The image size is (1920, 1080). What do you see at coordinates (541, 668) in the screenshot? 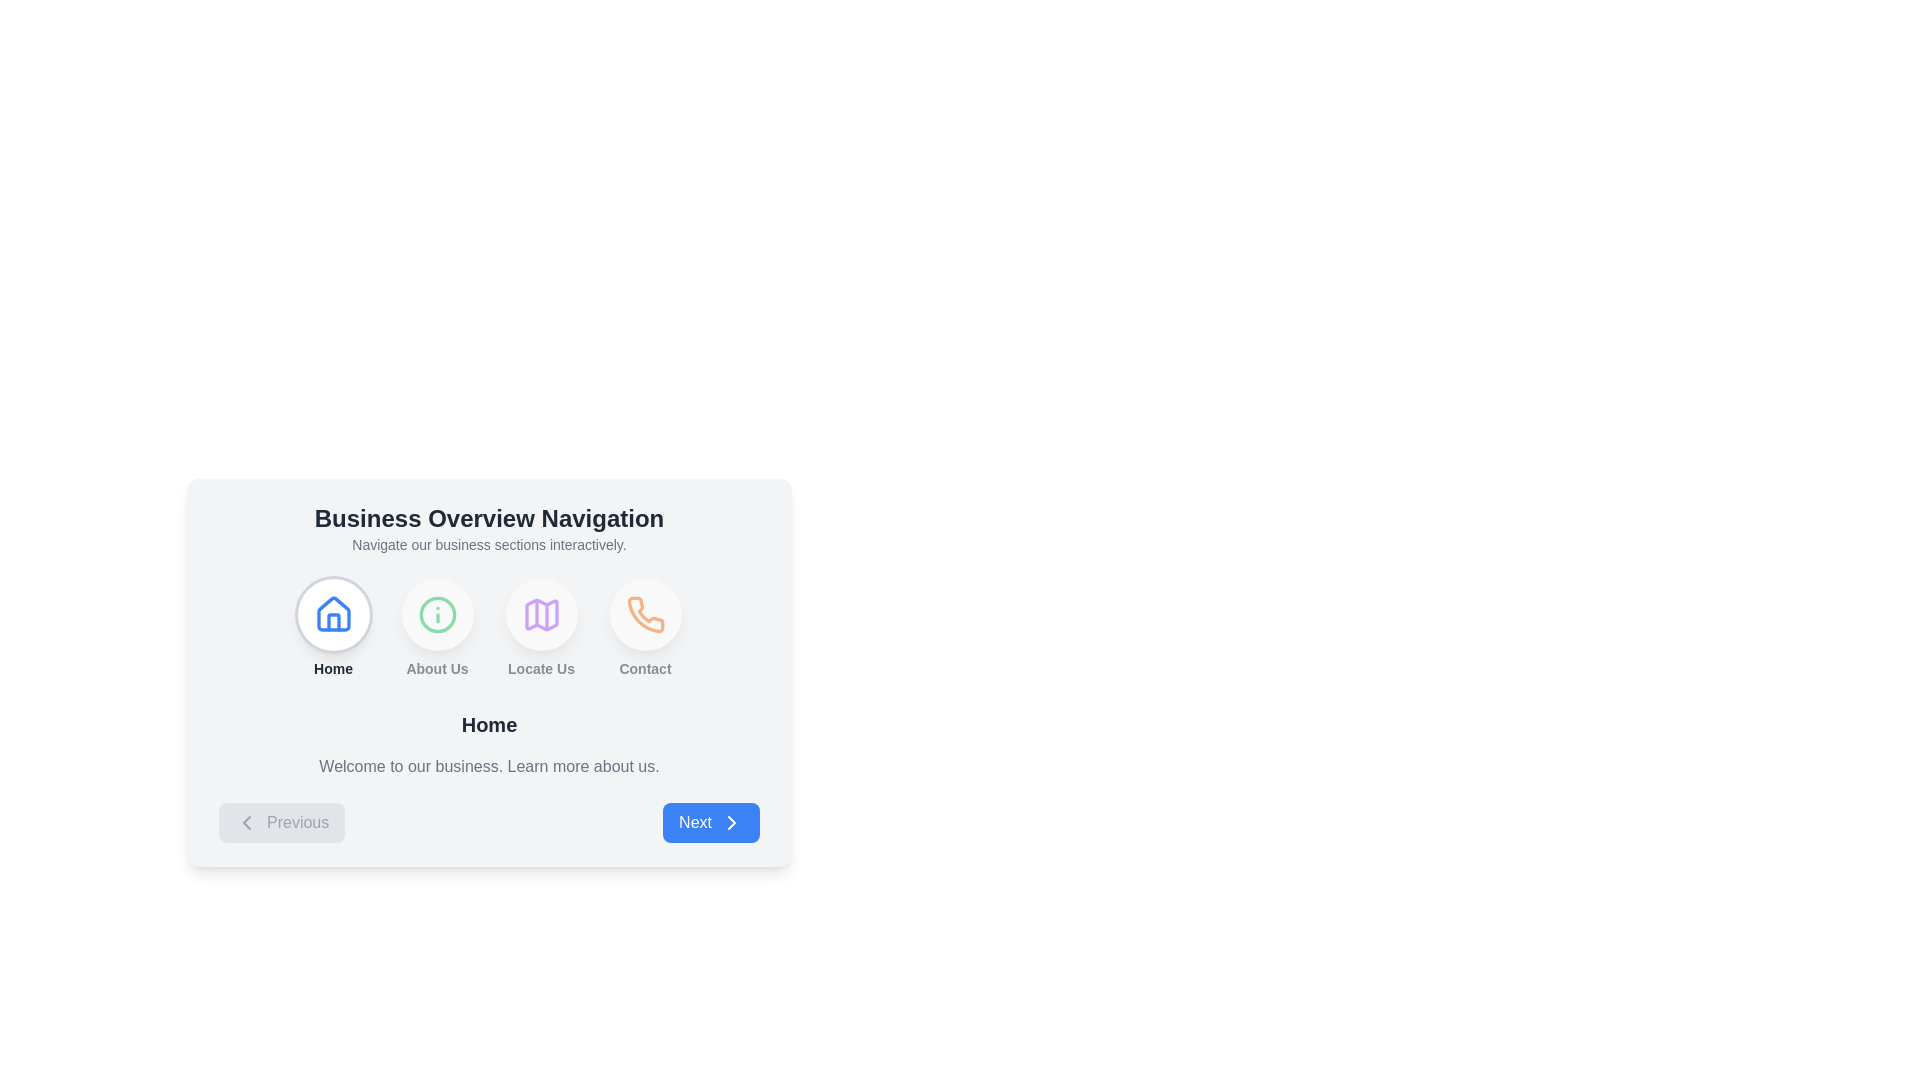
I see `the text label displaying 'Locate Us', which is styled in a smaller bold font and positioned below a map icon, as part of the navigation options` at bounding box center [541, 668].